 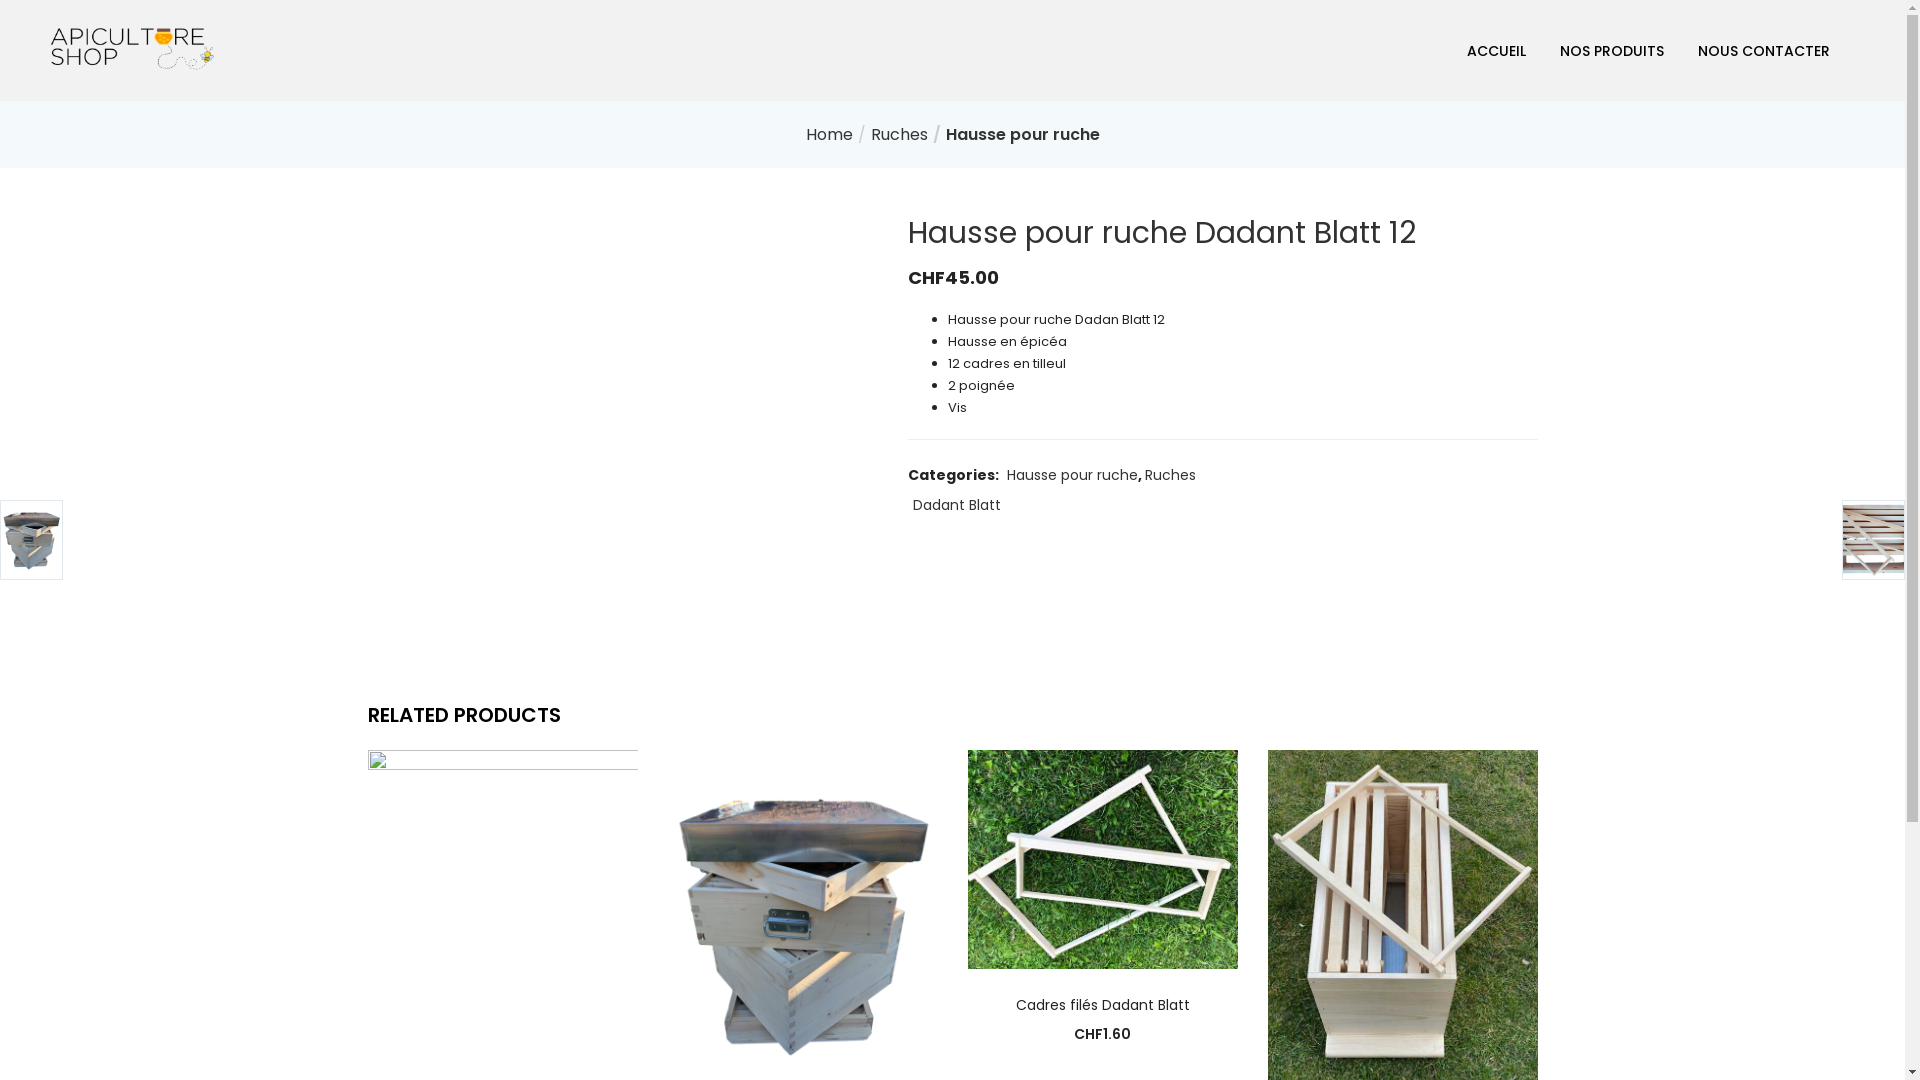 What do you see at coordinates (1763, 49) in the screenshot?
I see `'NOUS CONTACTER'` at bounding box center [1763, 49].